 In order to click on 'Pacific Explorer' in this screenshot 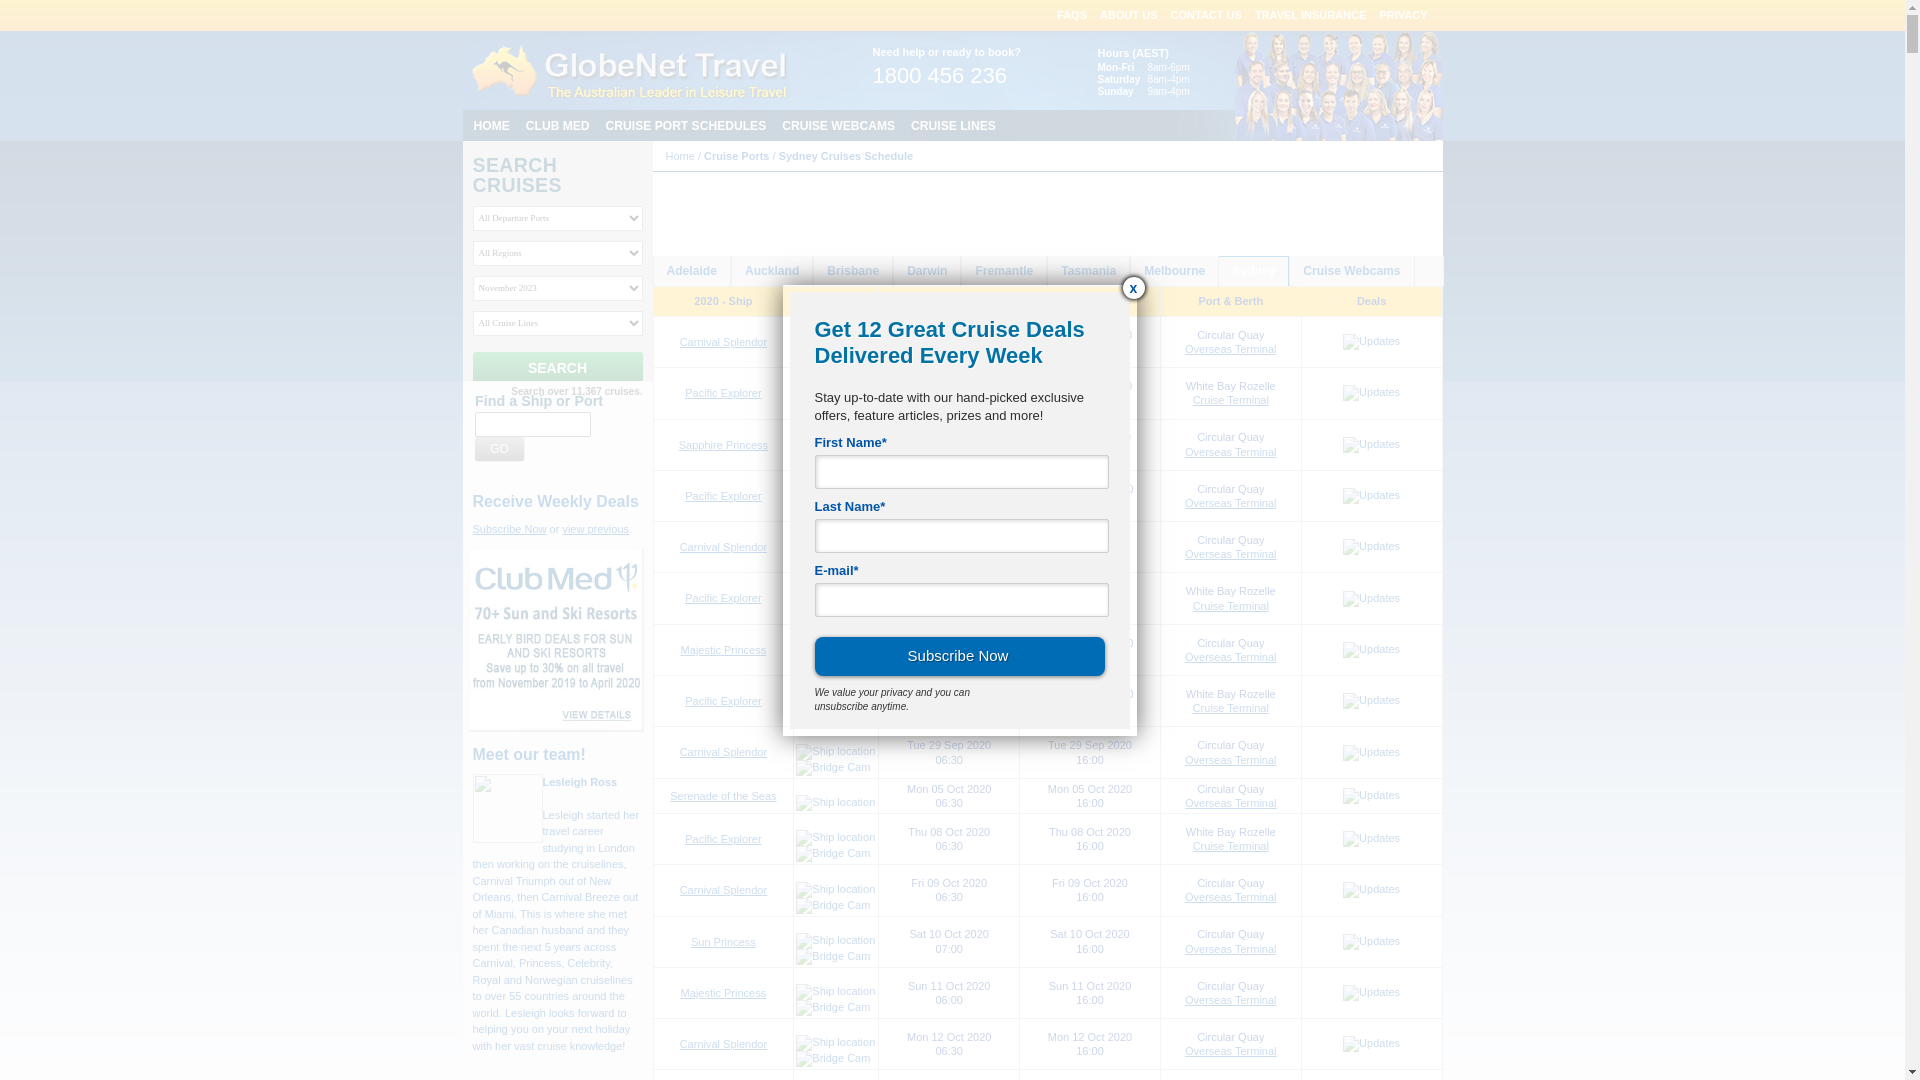, I will do `click(722, 596)`.